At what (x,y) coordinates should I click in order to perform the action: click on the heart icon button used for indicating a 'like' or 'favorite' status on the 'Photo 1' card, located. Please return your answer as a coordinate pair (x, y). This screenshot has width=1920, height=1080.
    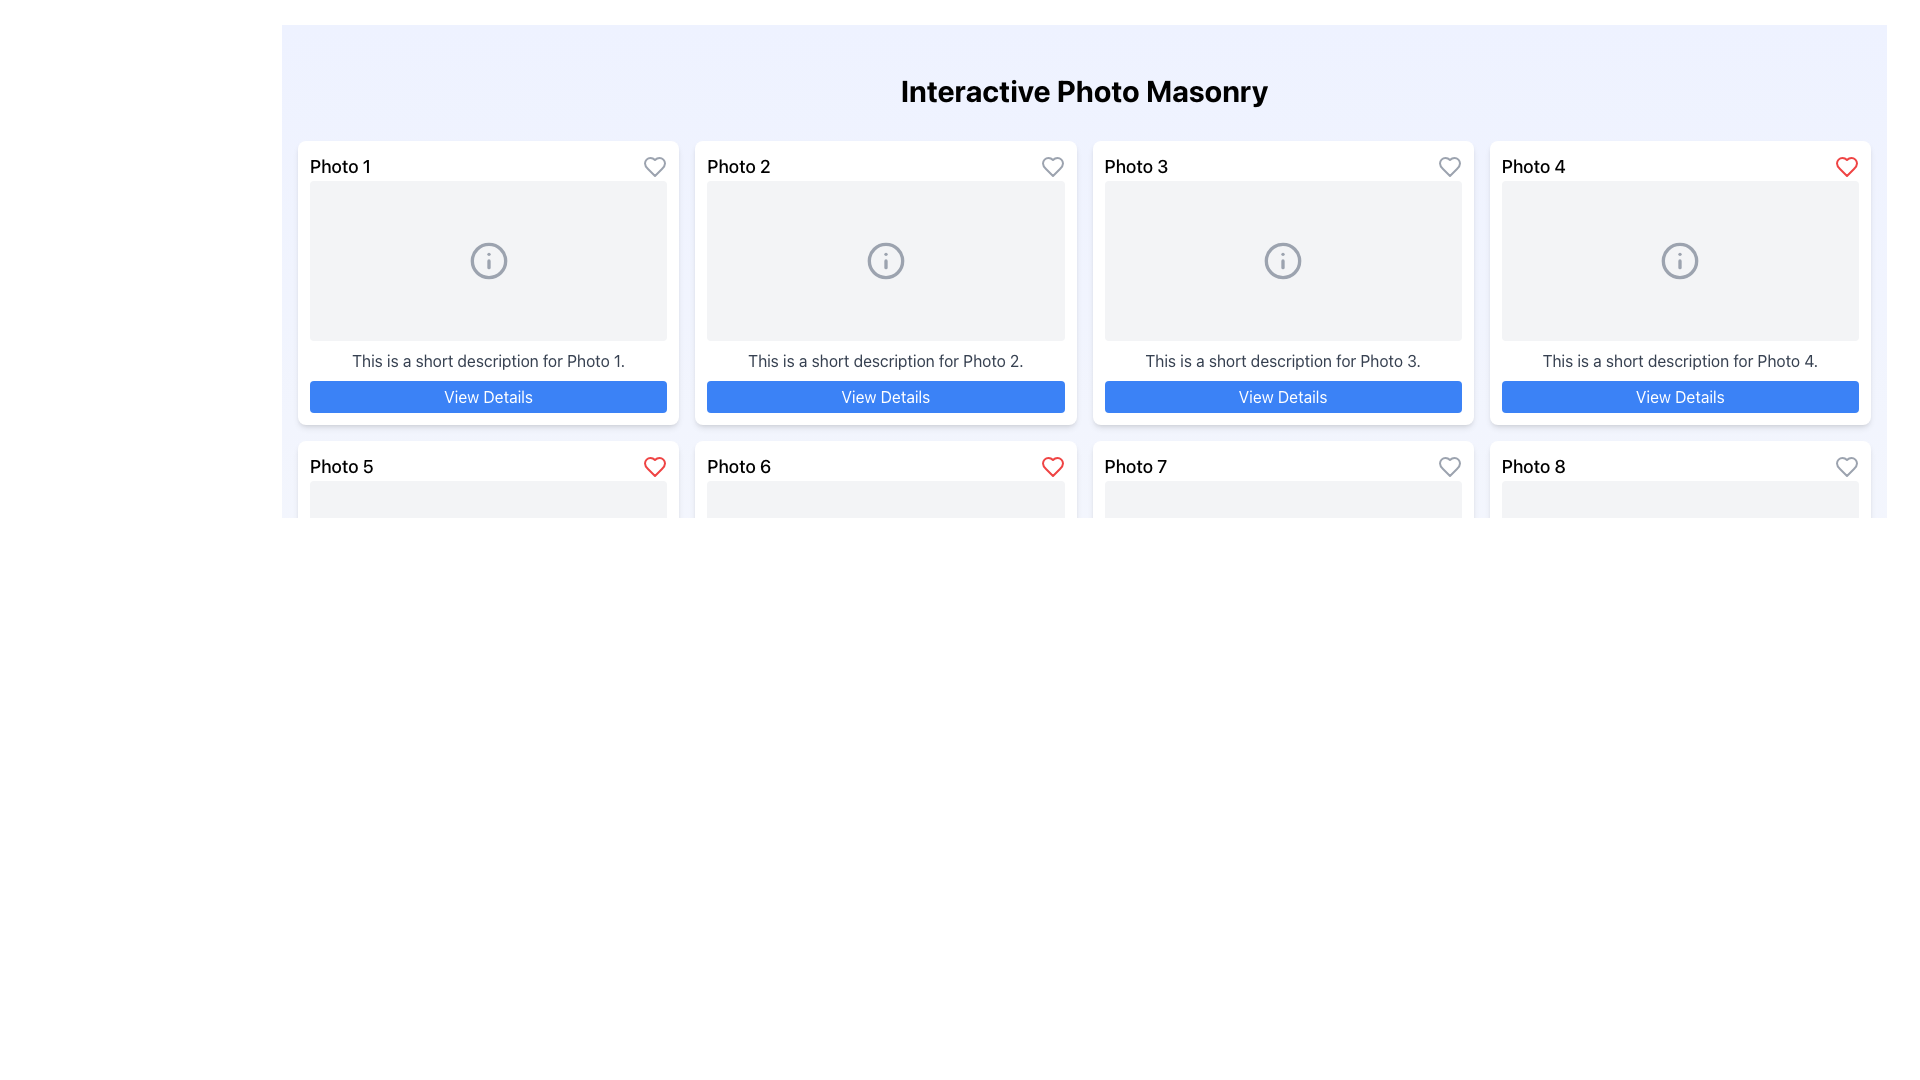
    Looking at the image, I should click on (655, 165).